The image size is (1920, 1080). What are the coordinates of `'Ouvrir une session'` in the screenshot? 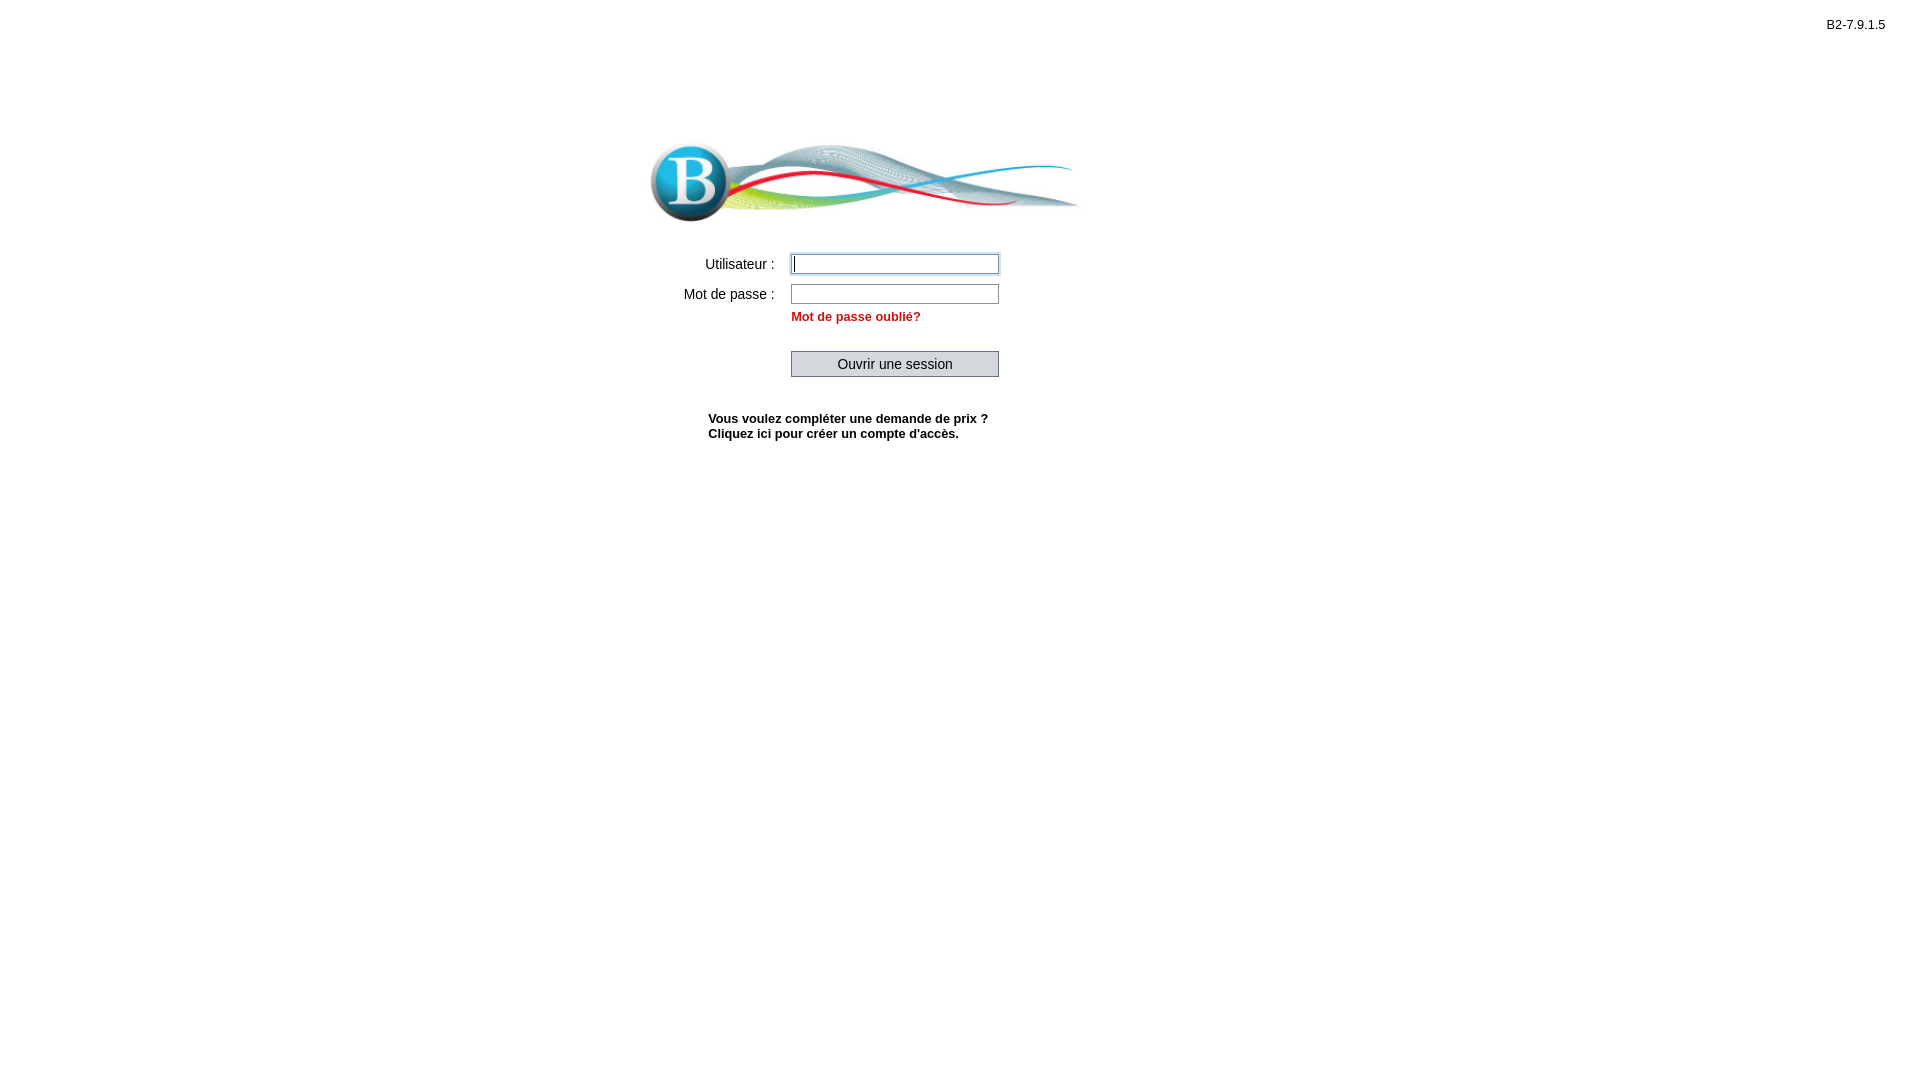 It's located at (893, 363).